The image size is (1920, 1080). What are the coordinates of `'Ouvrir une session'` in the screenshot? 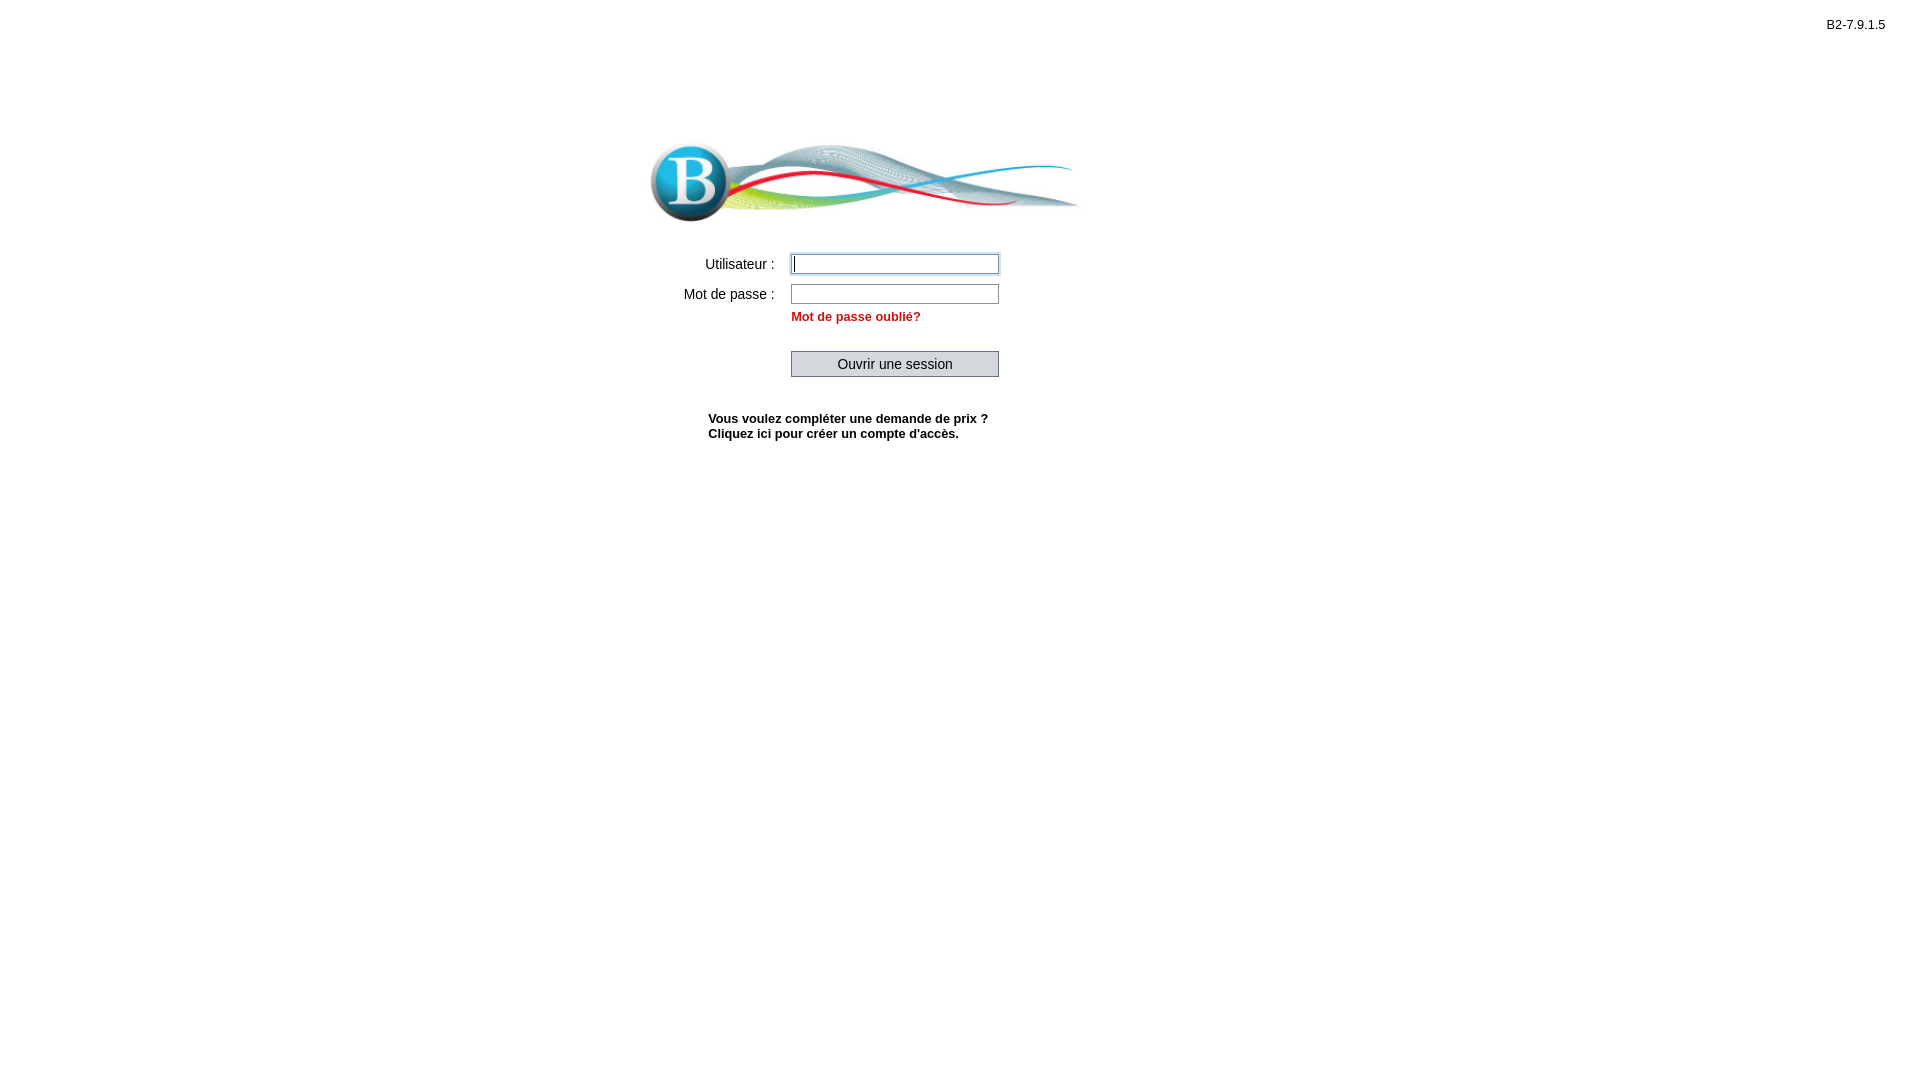 It's located at (893, 363).